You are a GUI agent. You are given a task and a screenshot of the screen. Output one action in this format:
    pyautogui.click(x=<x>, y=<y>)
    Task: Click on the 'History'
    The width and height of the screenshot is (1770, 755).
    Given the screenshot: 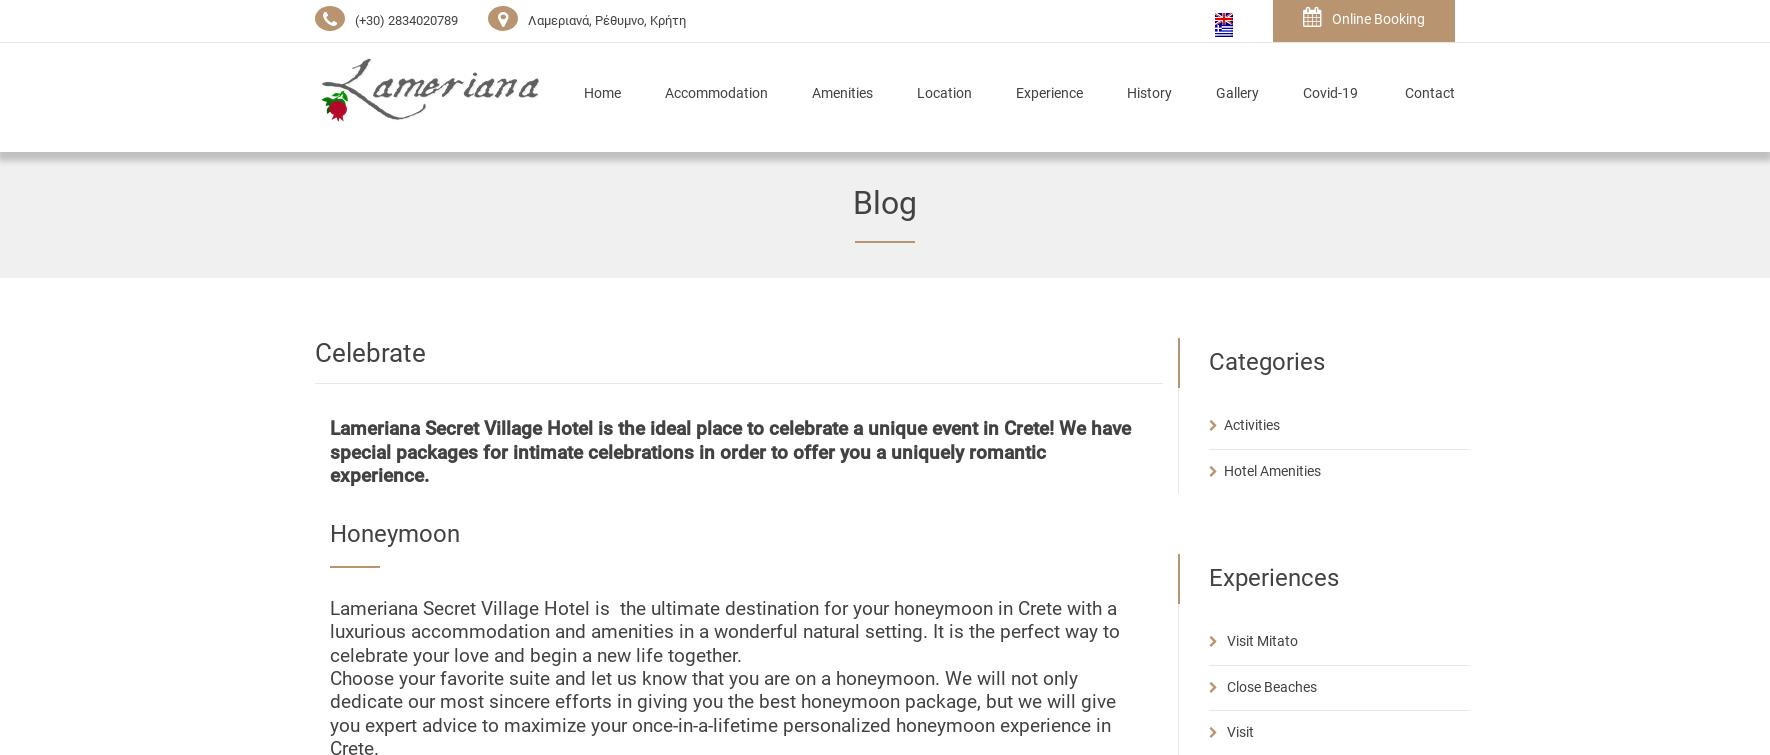 What is the action you would take?
    pyautogui.click(x=1149, y=93)
    